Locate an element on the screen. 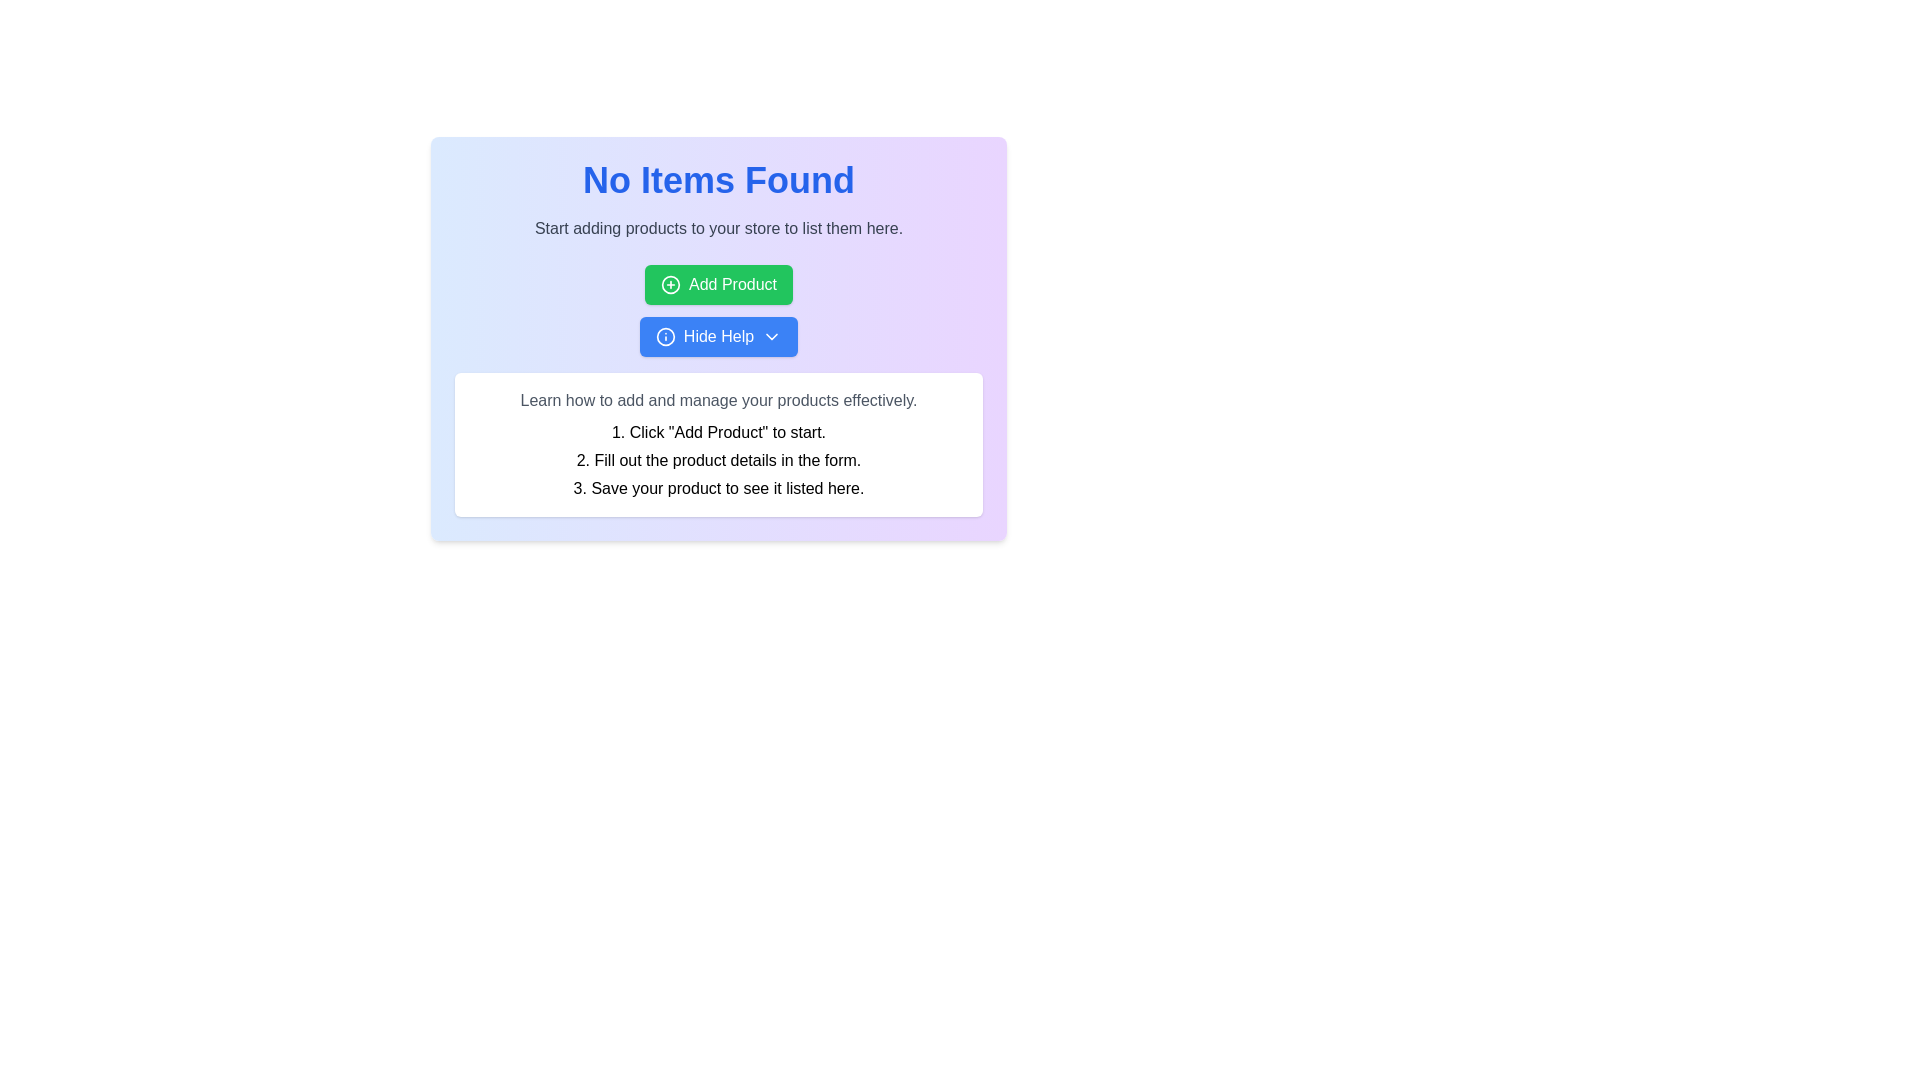 The height and width of the screenshot is (1080, 1920). the informational text element that reads 'Start adding products to your store to list them here.', which is displayed in gray color below the title 'No Items Found' is located at coordinates (719, 227).